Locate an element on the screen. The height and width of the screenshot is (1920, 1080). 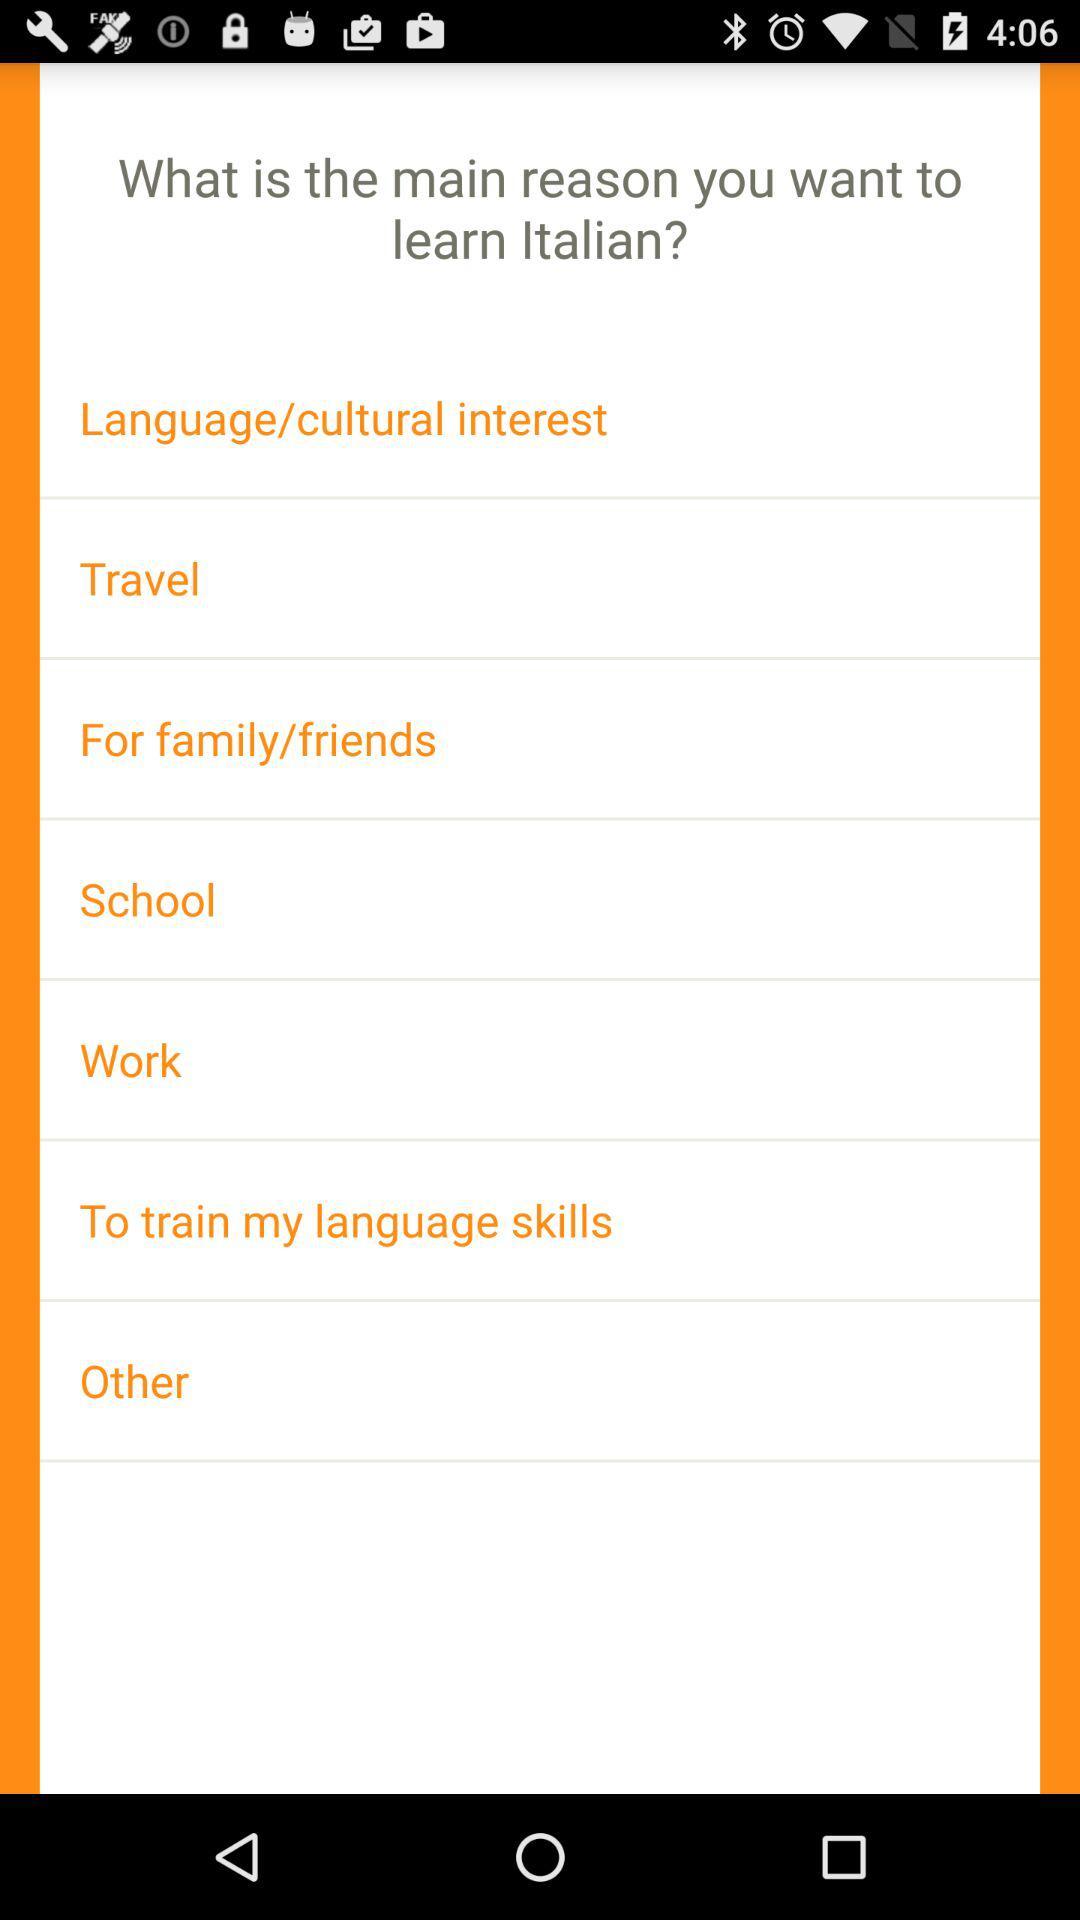
the item below travel is located at coordinates (540, 737).